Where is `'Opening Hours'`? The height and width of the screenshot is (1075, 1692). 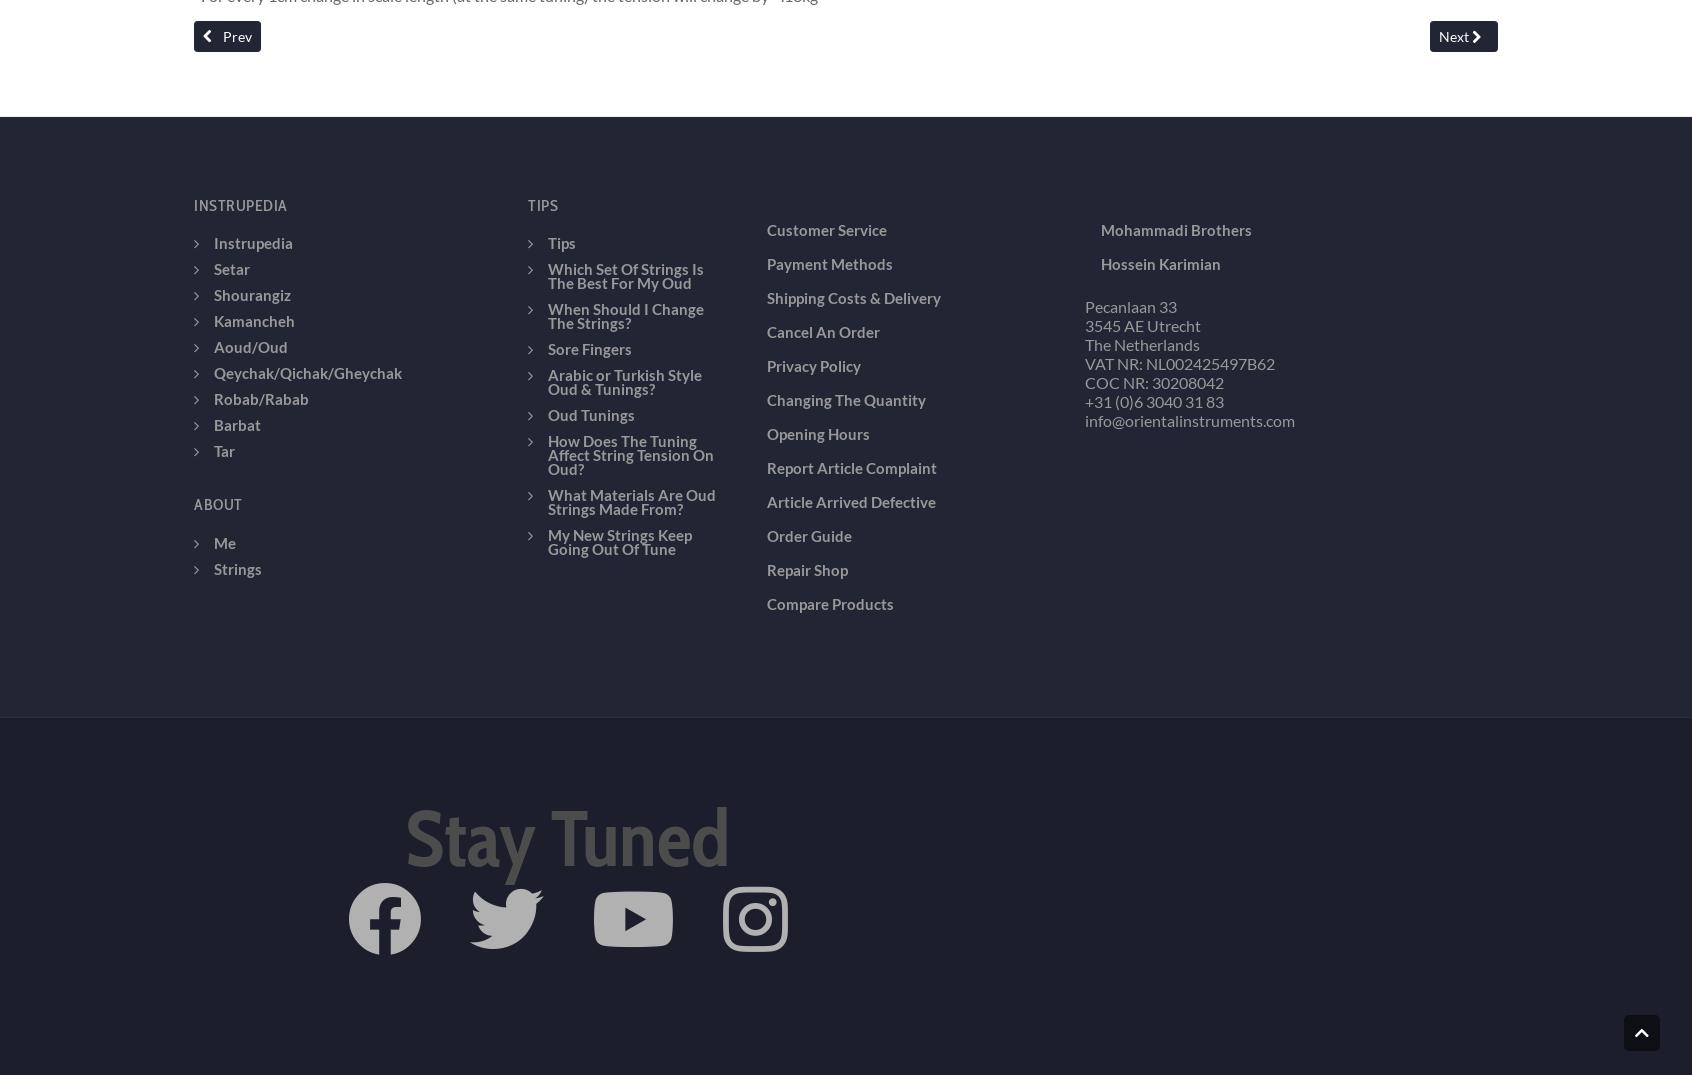 'Opening Hours' is located at coordinates (817, 291).